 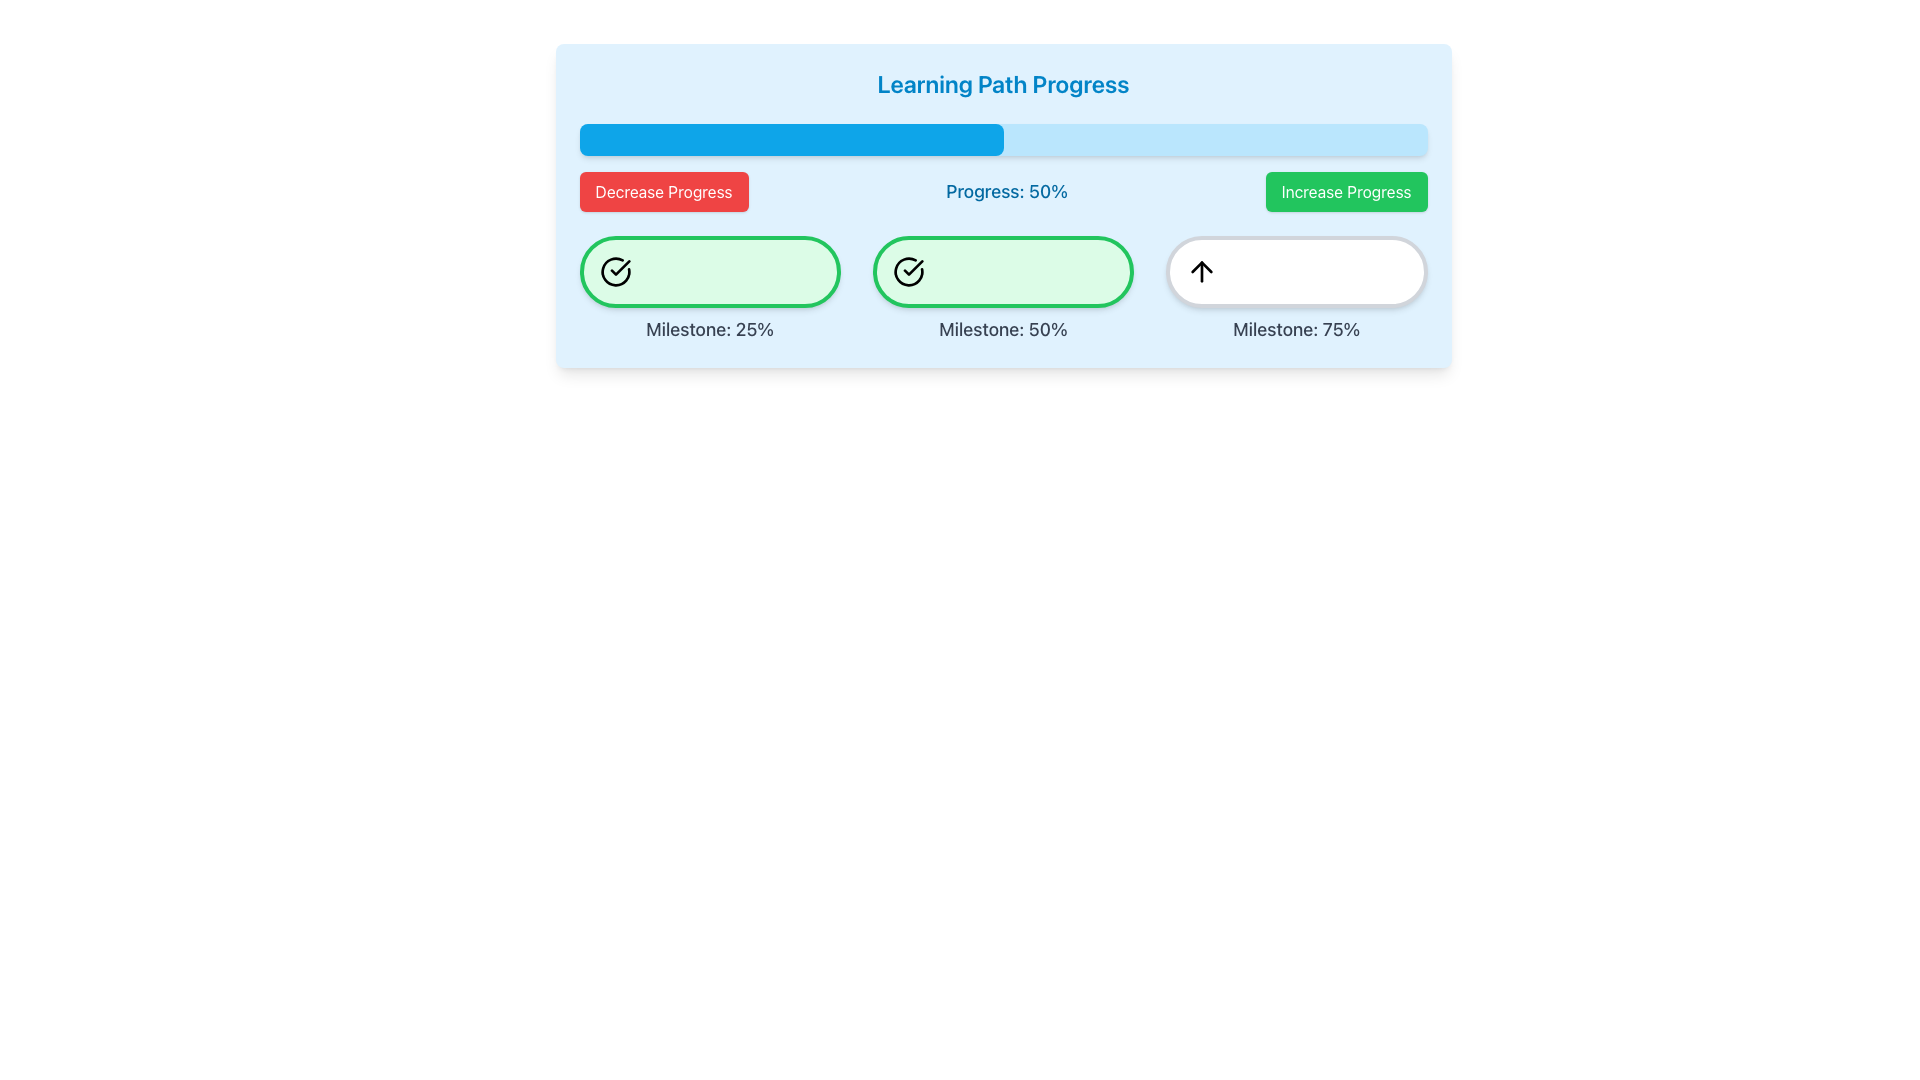 What do you see at coordinates (1296, 329) in the screenshot?
I see `text from the progress milestone value displayed in the text label, which is centered below a bordered white circular area containing an upward arrow` at bounding box center [1296, 329].